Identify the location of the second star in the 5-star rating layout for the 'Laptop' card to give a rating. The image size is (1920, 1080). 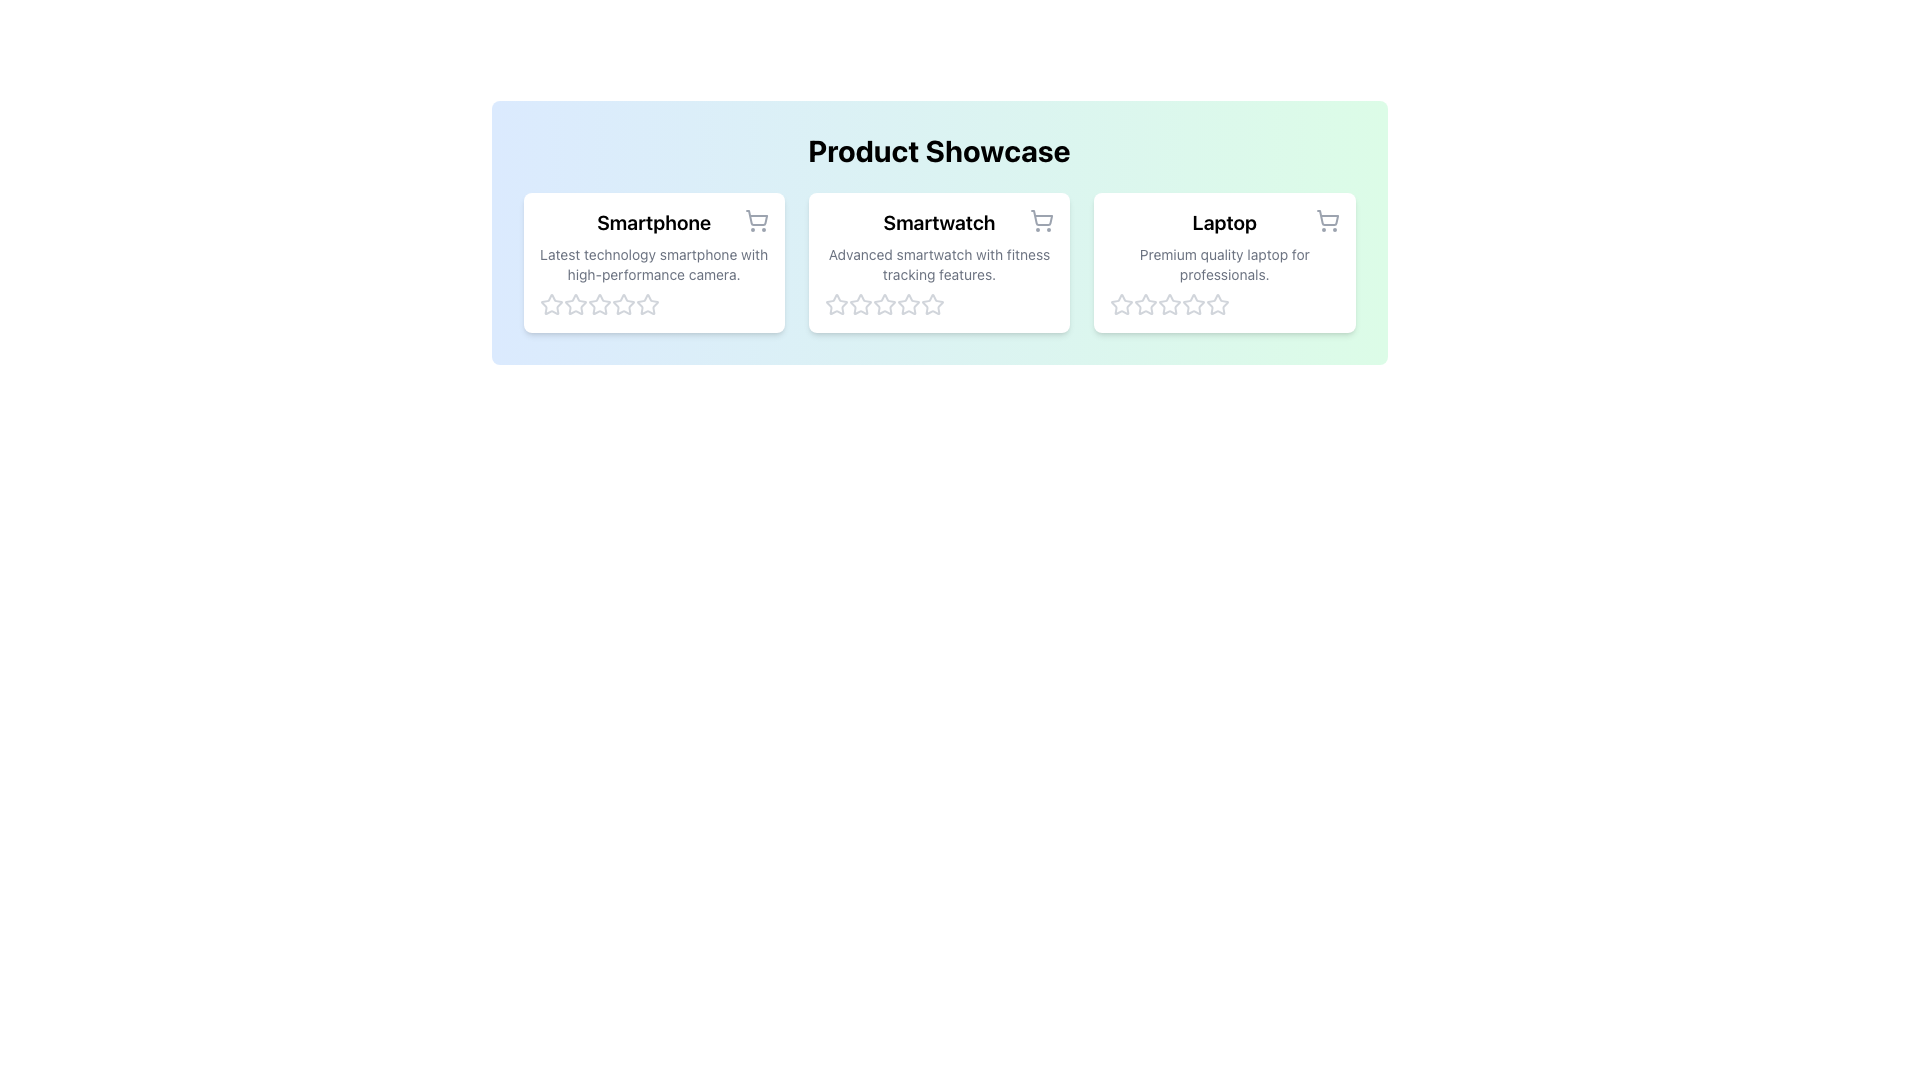
(1146, 304).